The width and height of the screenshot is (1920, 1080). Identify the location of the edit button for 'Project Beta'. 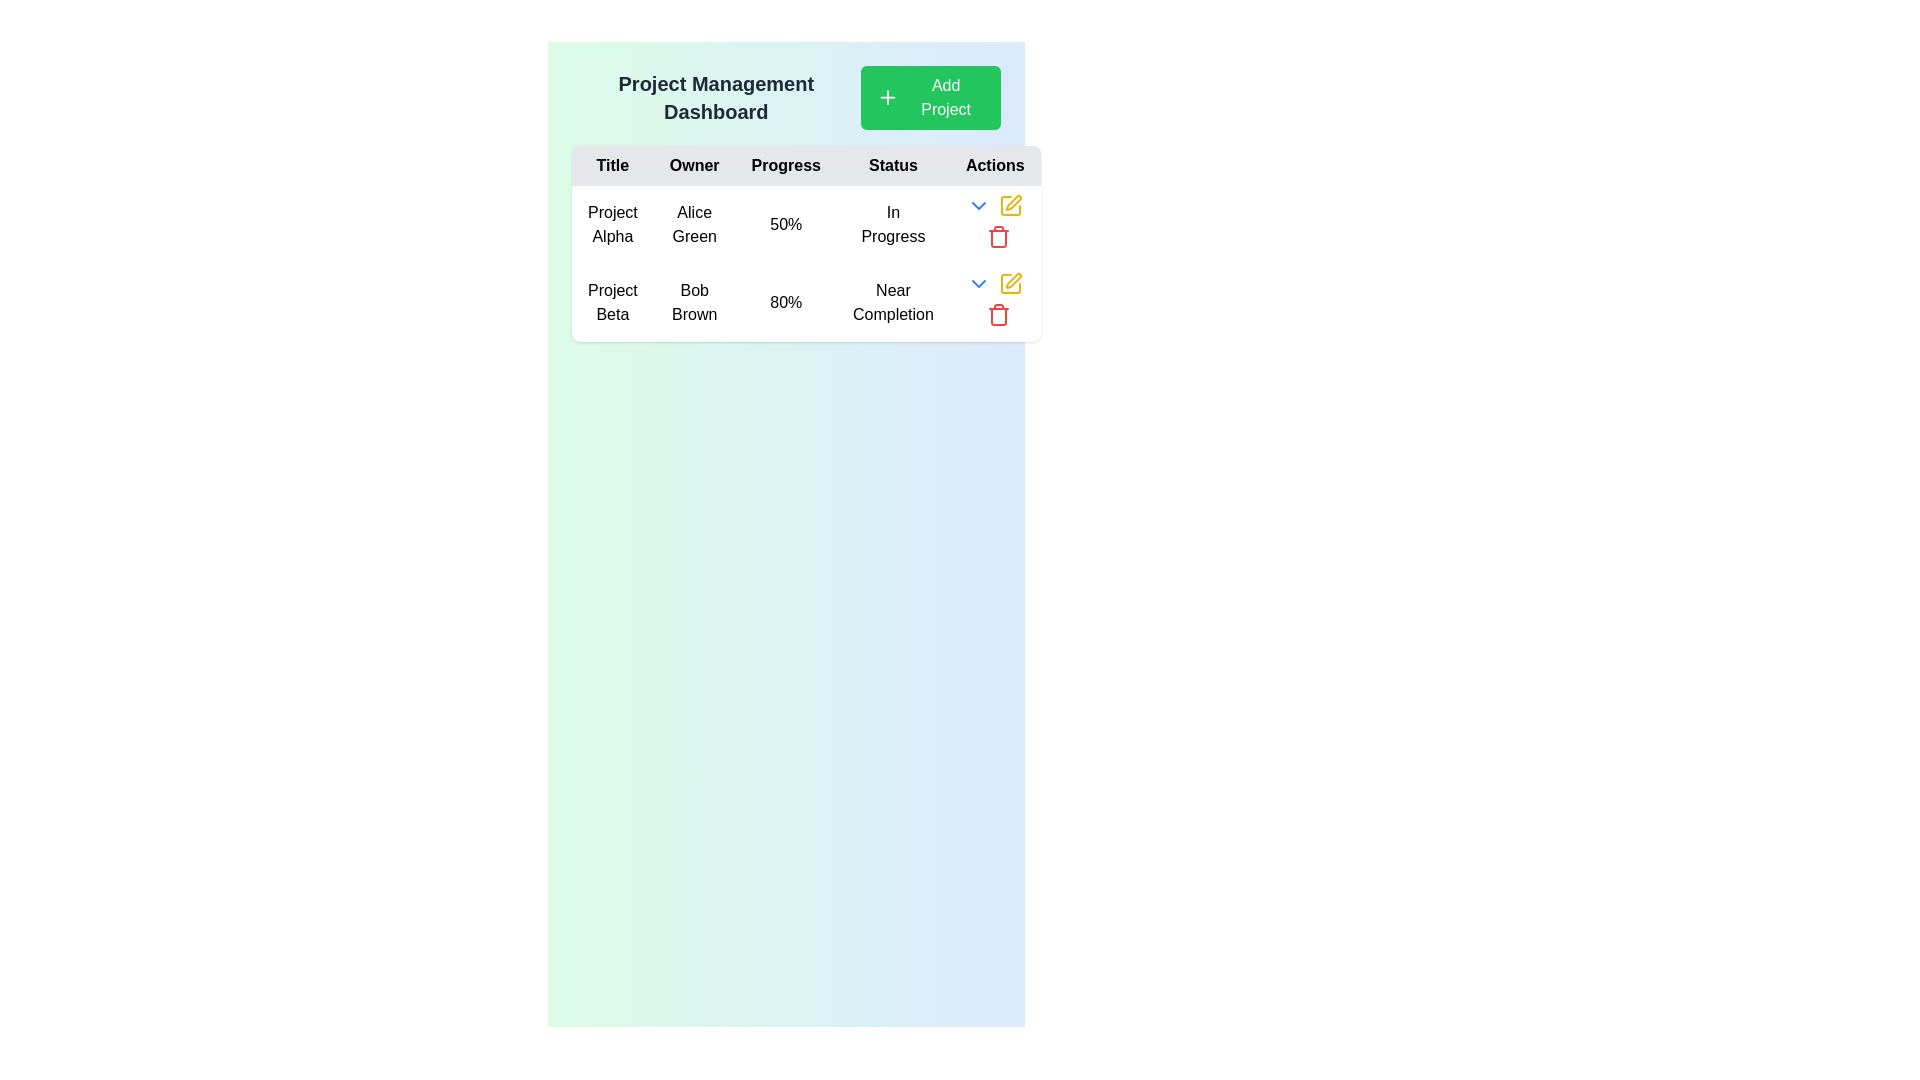
(1011, 284).